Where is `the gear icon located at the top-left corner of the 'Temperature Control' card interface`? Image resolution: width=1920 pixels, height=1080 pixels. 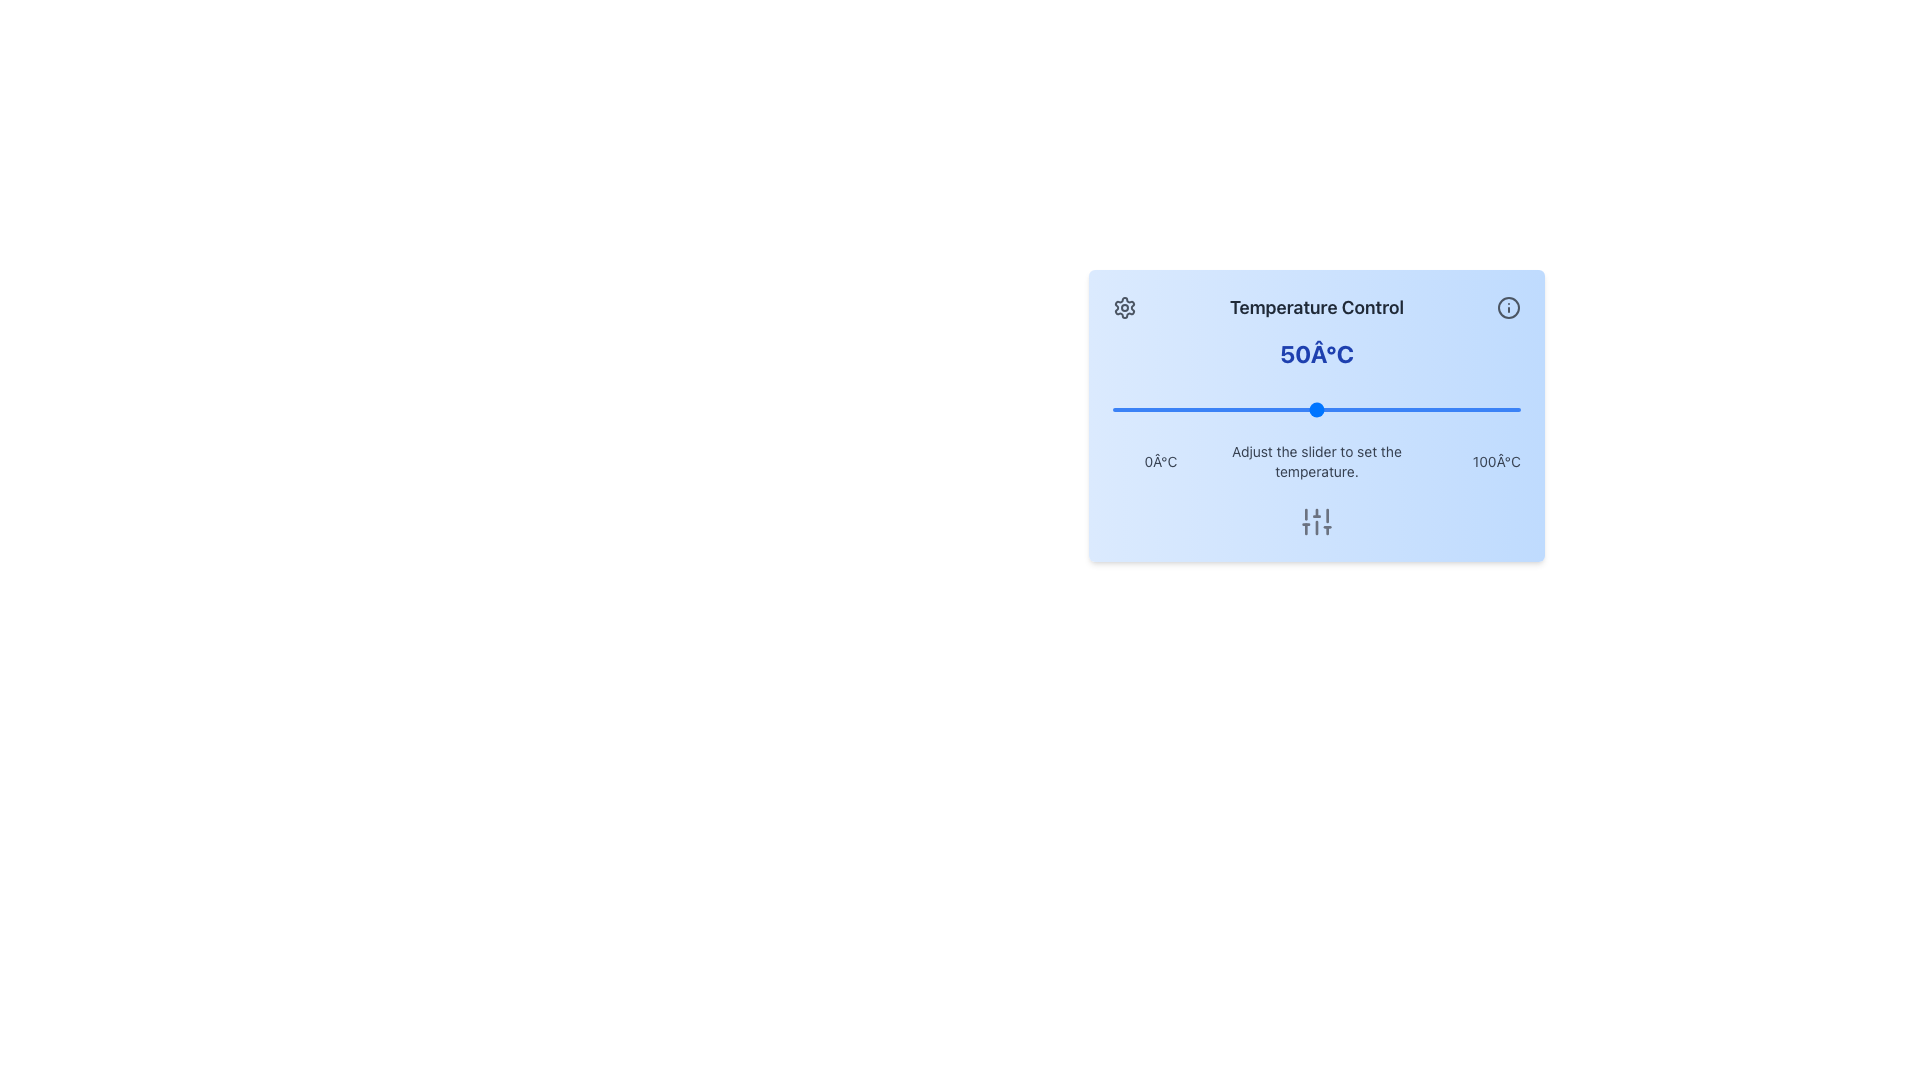 the gear icon located at the top-left corner of the 'Temperature Control' card interface is located at coordinates (1124, 308).